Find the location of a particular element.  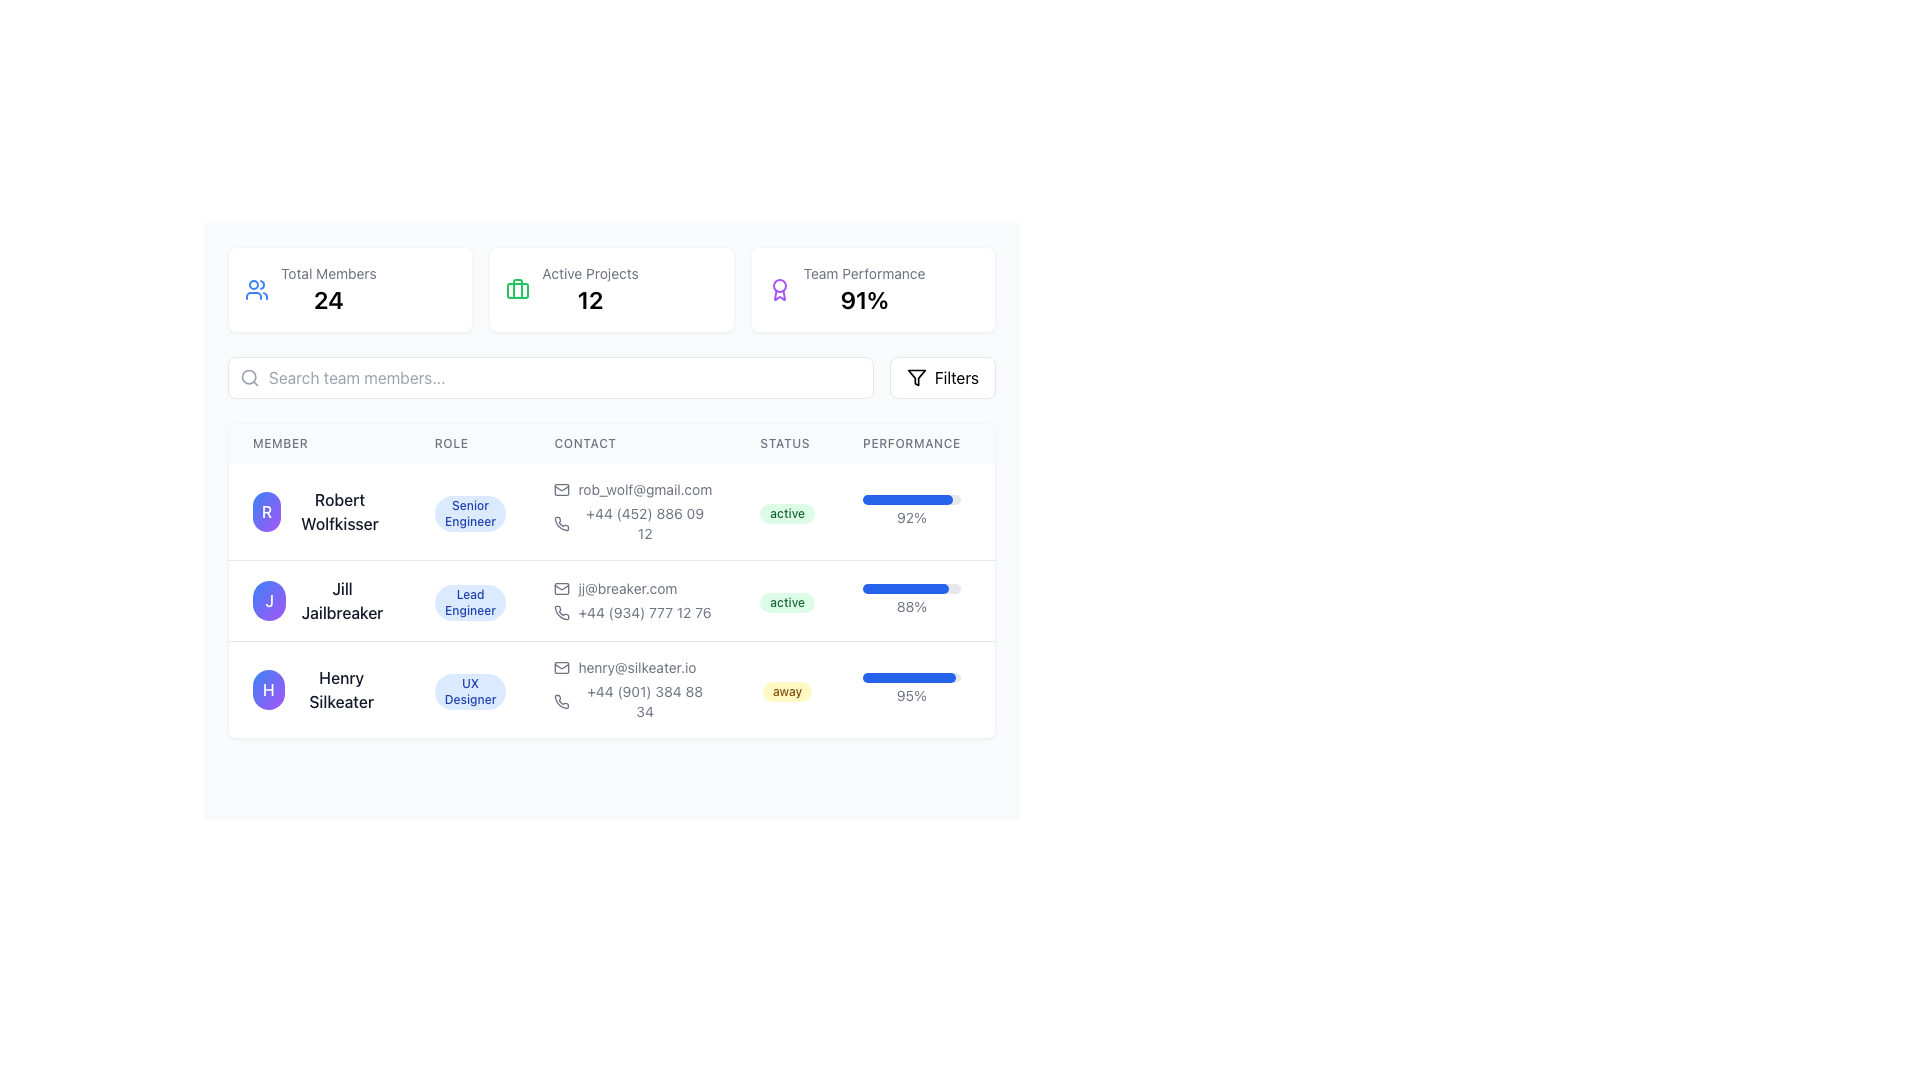

the progress value visually in the performance bar for 'Henry Silkeater', which is a light gray progress bar with a blue filled section indicating 95% progress is located at coordinates (911, 677).